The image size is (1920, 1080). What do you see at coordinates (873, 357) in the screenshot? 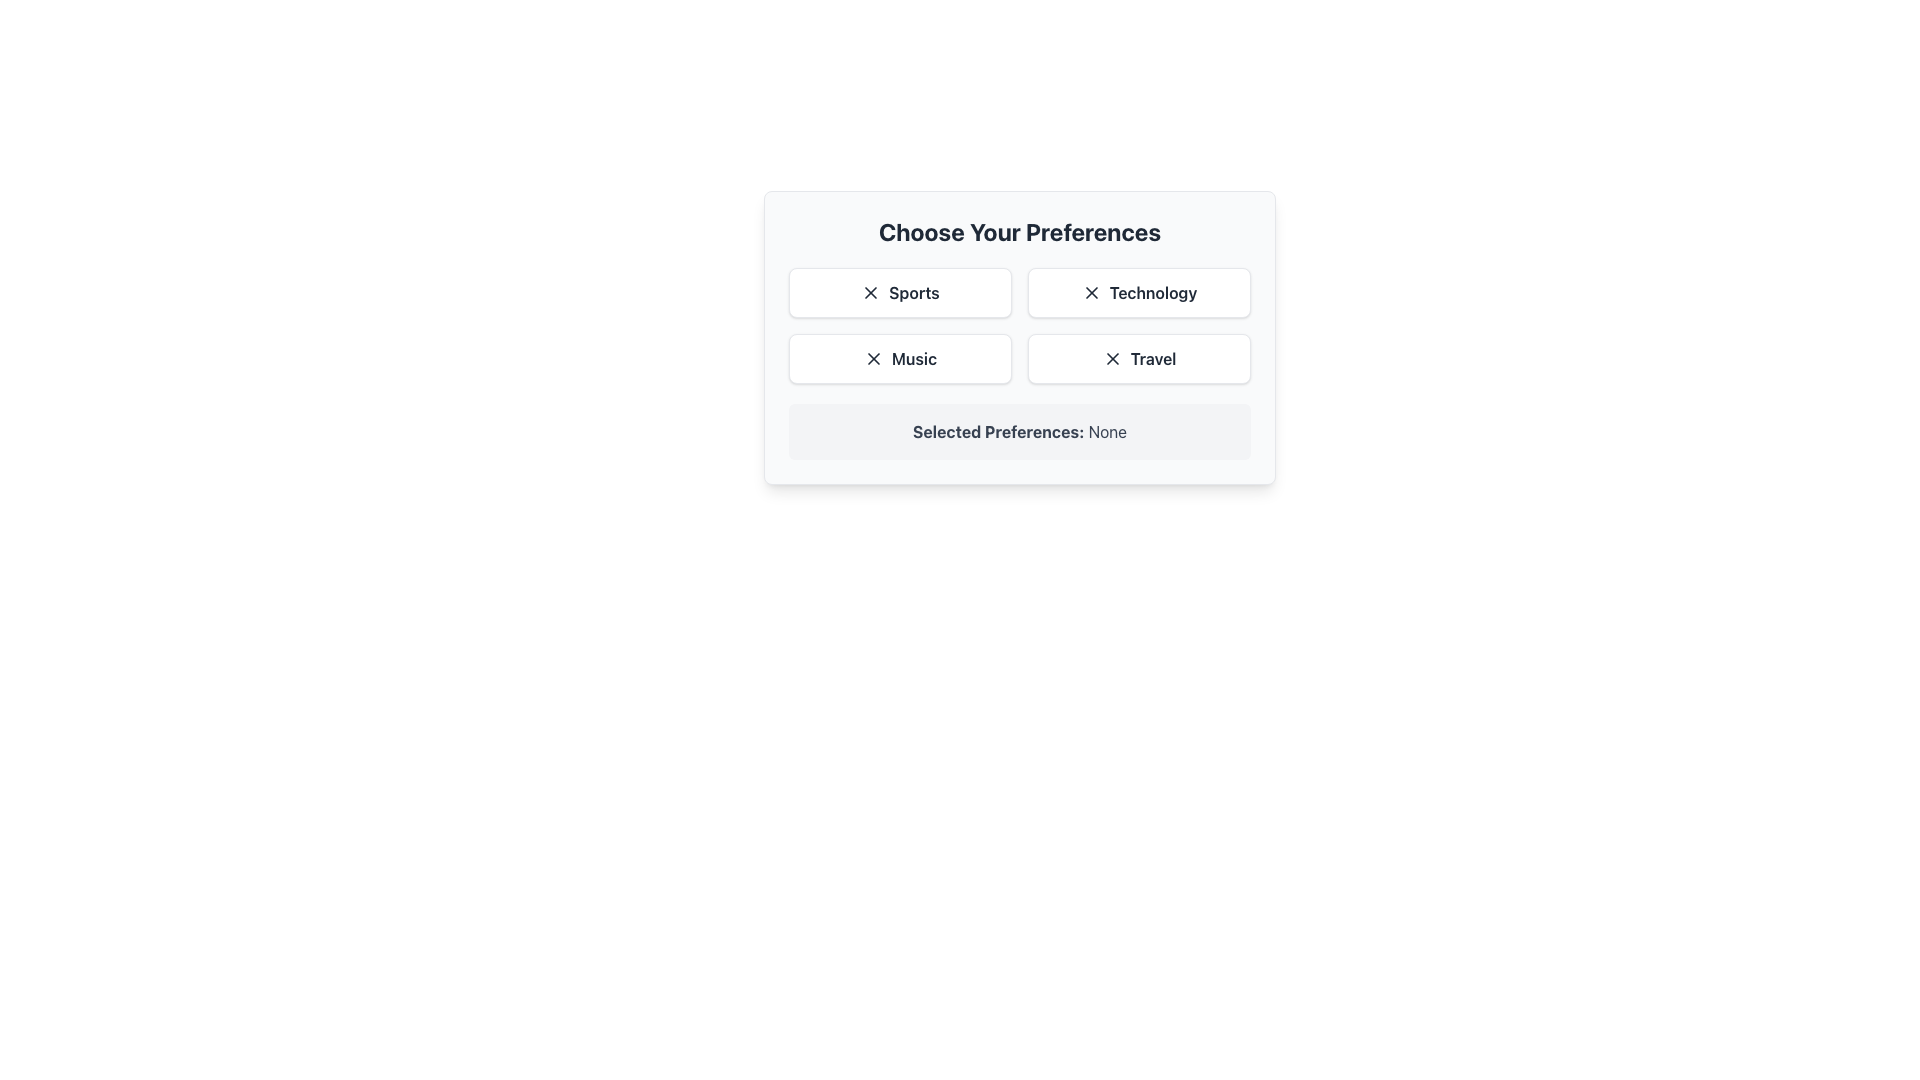
I see `the small black 'X' icon on the left side of the 'Music' button to deselect the 'Music' preference` at bounding box center [873, 357].